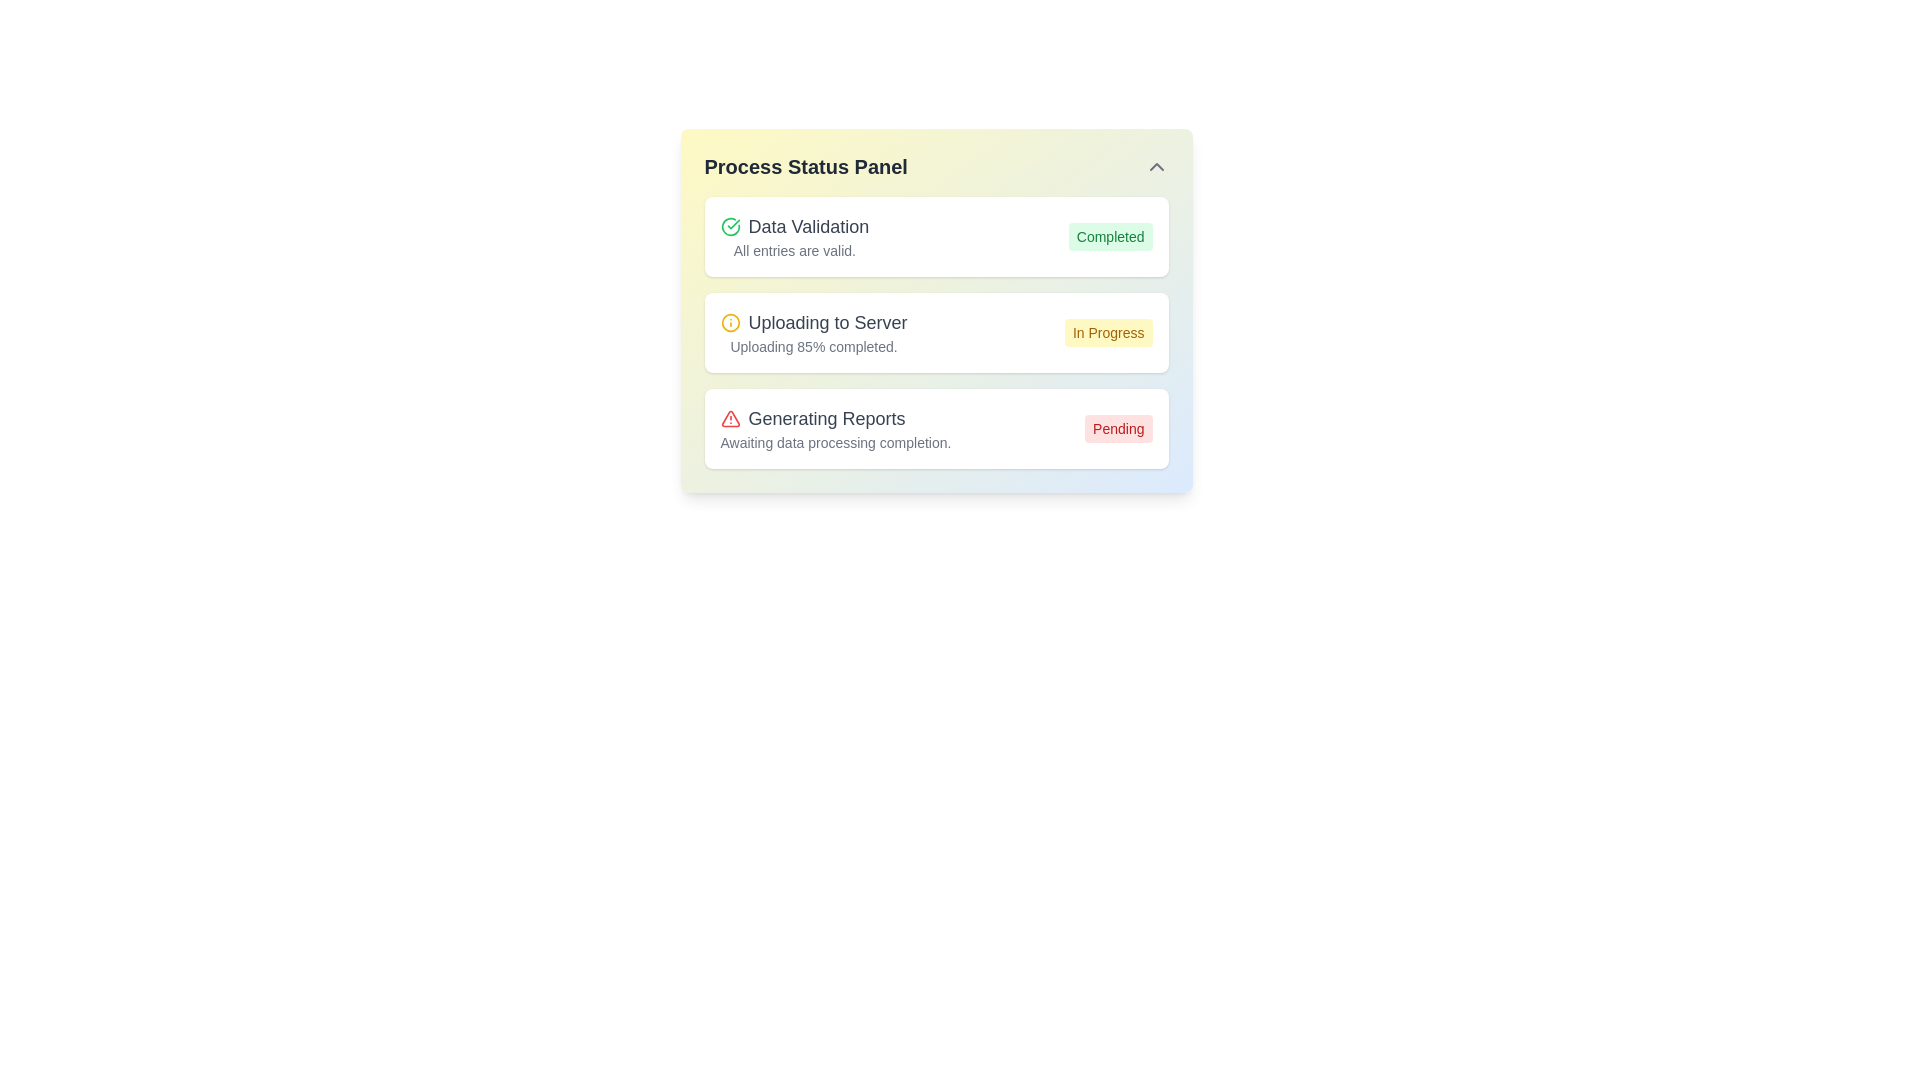  What do you see at coordinates (835, 427) in the screenshot?
I see `the 'Generating Reports' status indicator in the Process Status Panel` at bounding box center [835, 427].